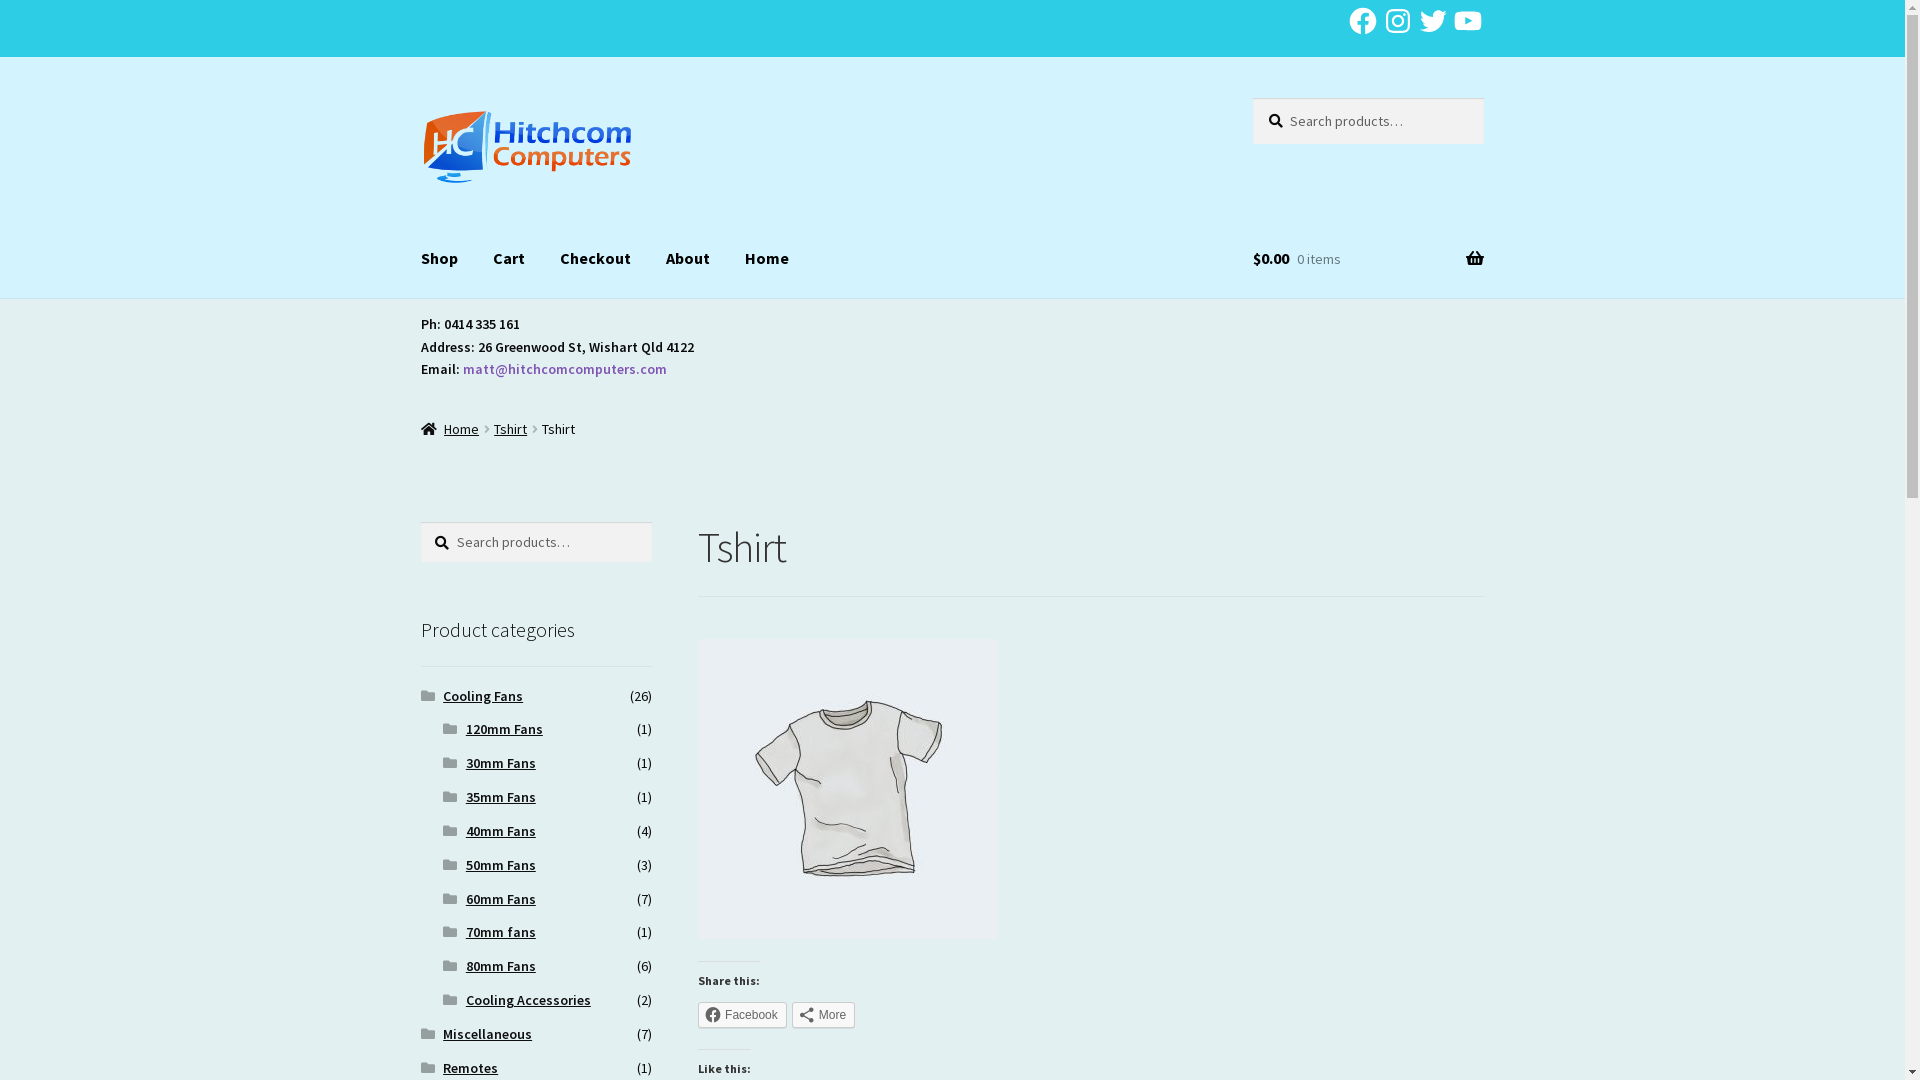  Describe the element at coordinates (1396, 20) in the screenshot. I see `'Instagram'` at that location.